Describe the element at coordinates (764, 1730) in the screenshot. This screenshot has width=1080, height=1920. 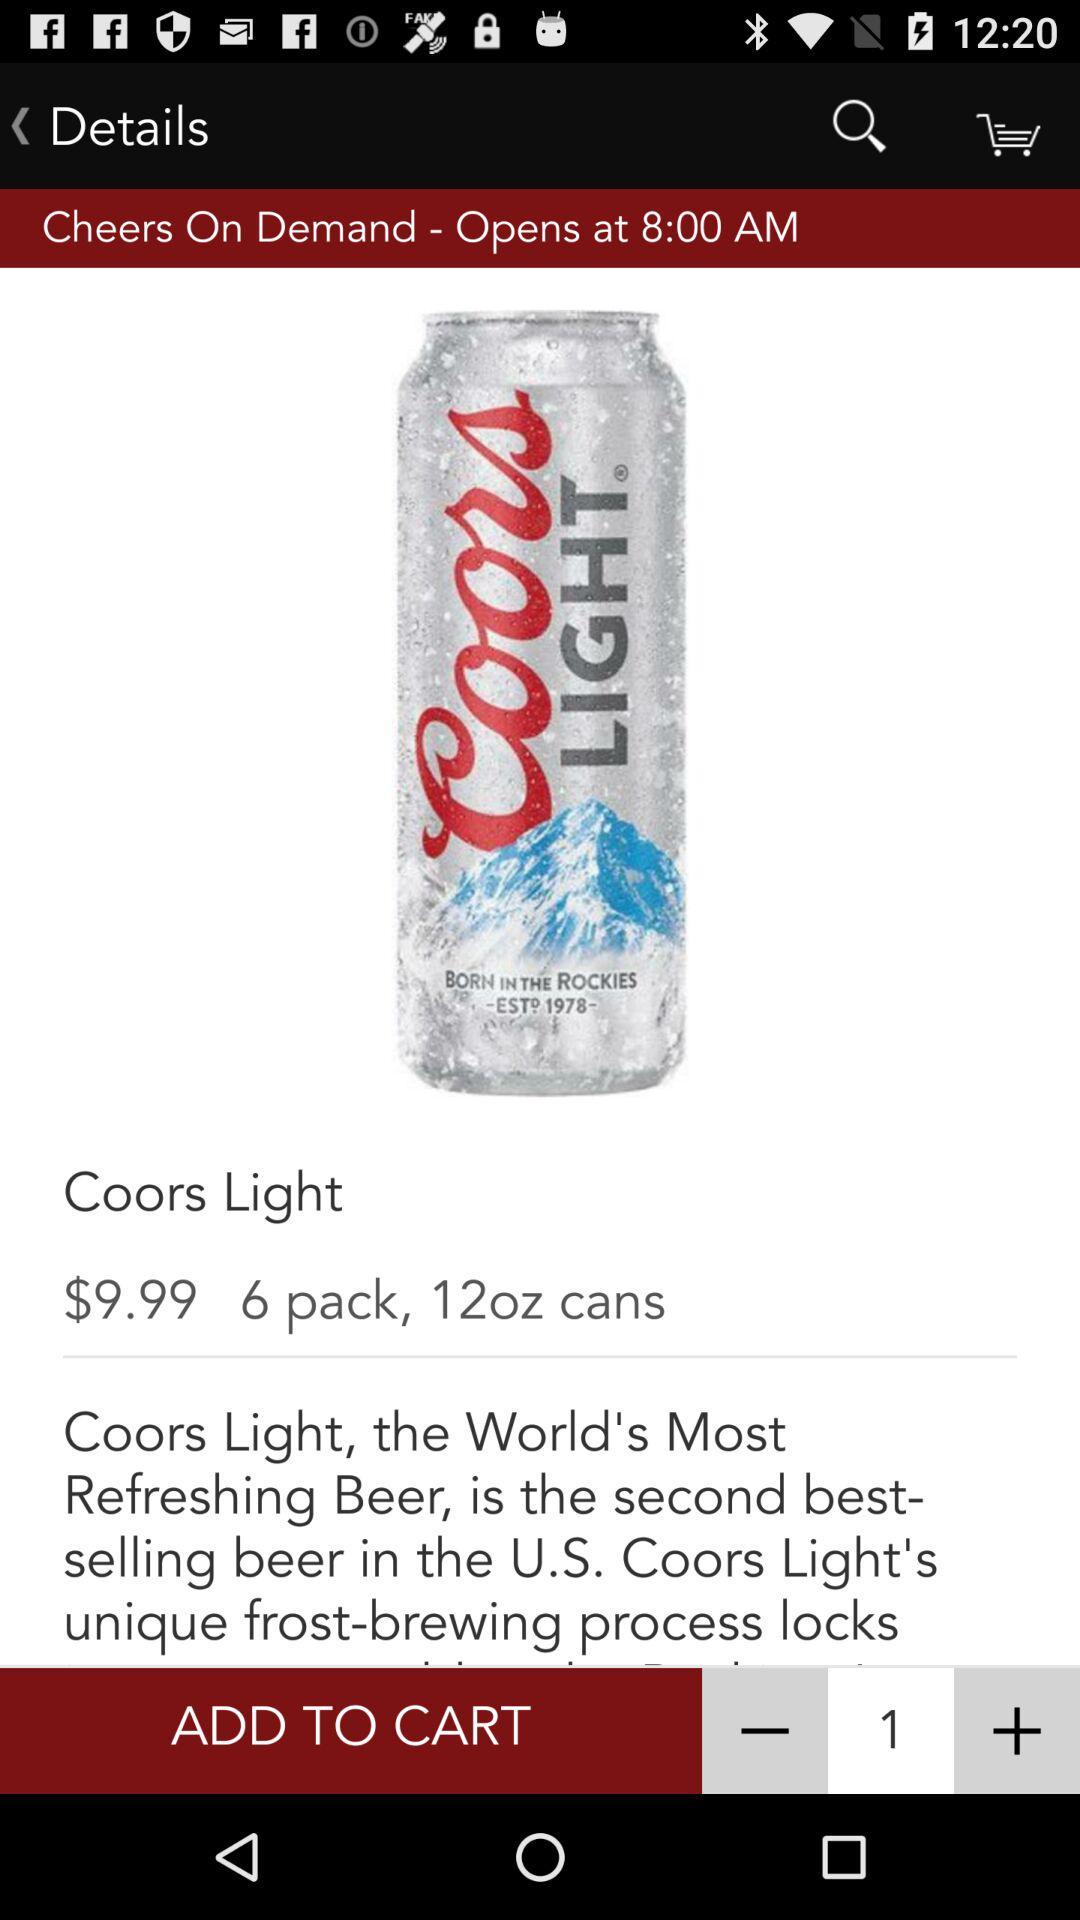
I see `item to the right of the add to cart icon` at that location.